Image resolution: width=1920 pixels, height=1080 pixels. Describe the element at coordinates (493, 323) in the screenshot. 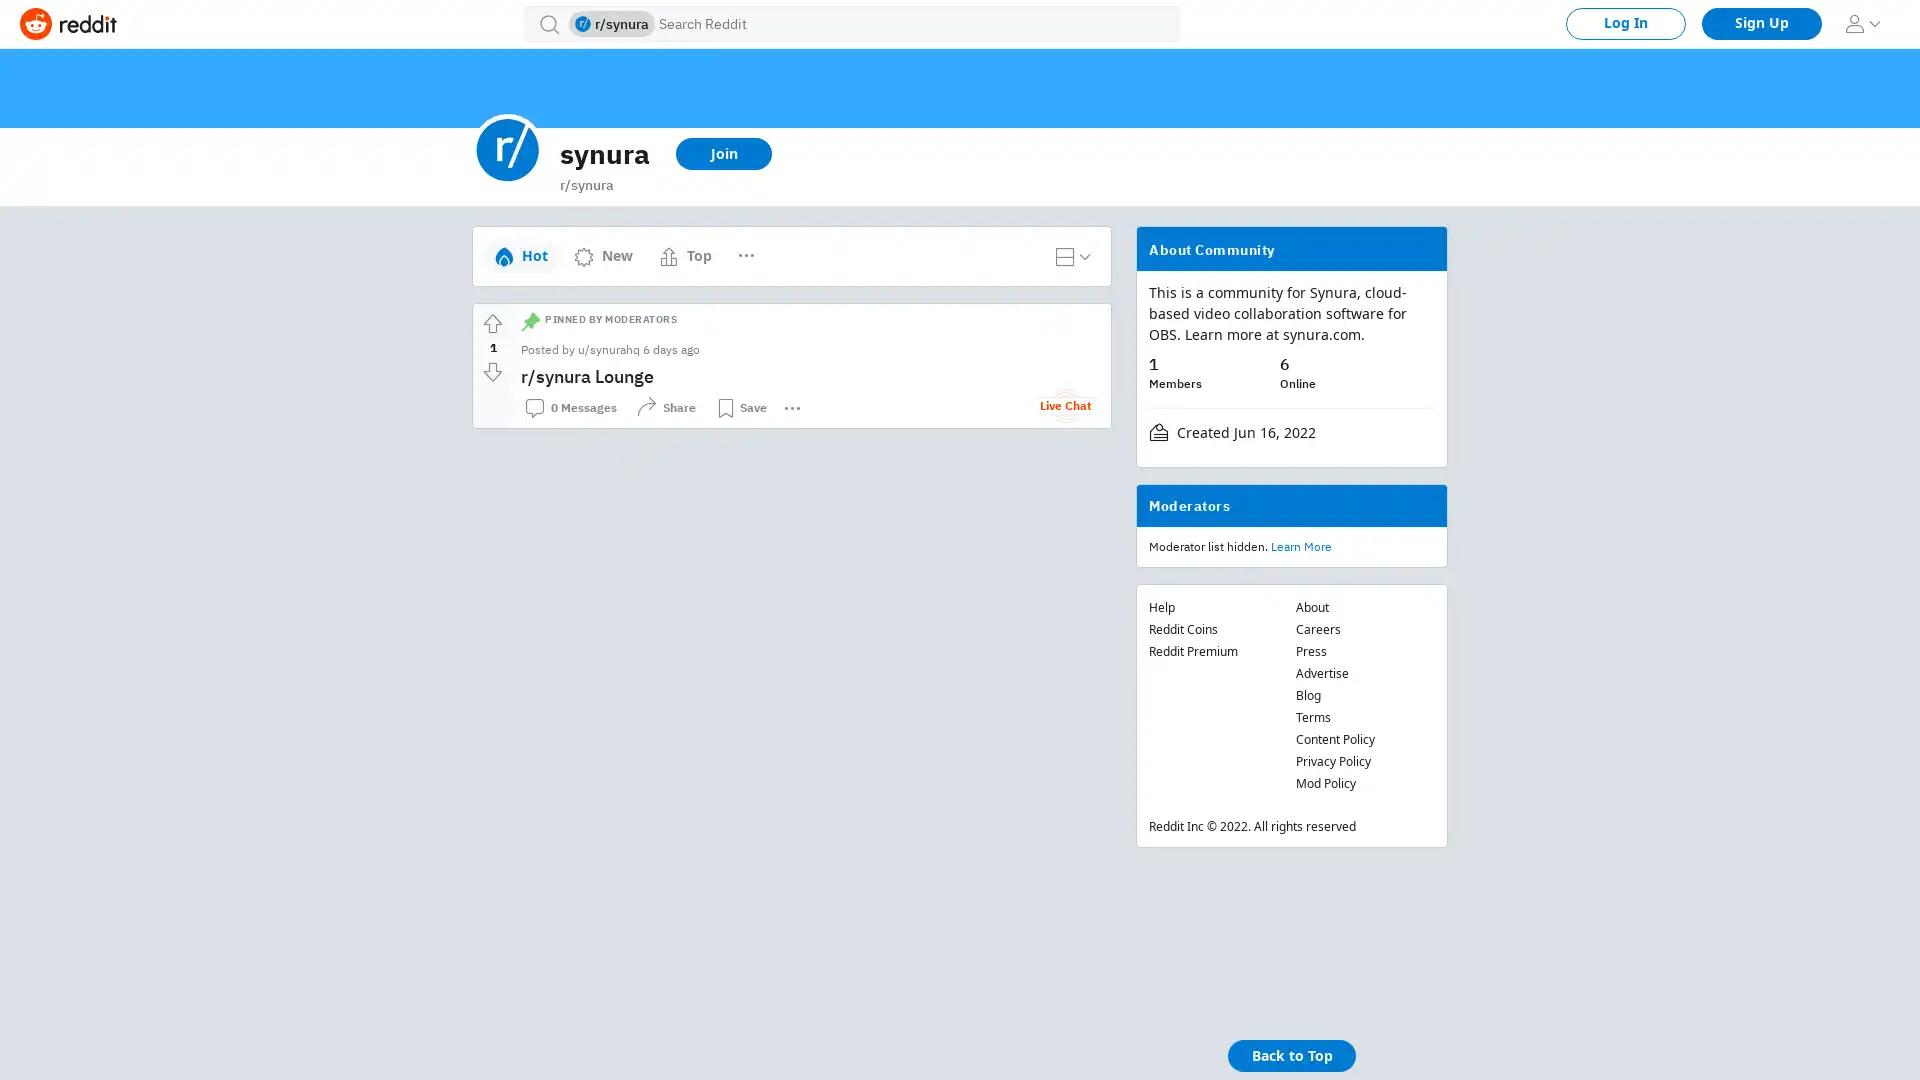

I see `upvote` at that location.